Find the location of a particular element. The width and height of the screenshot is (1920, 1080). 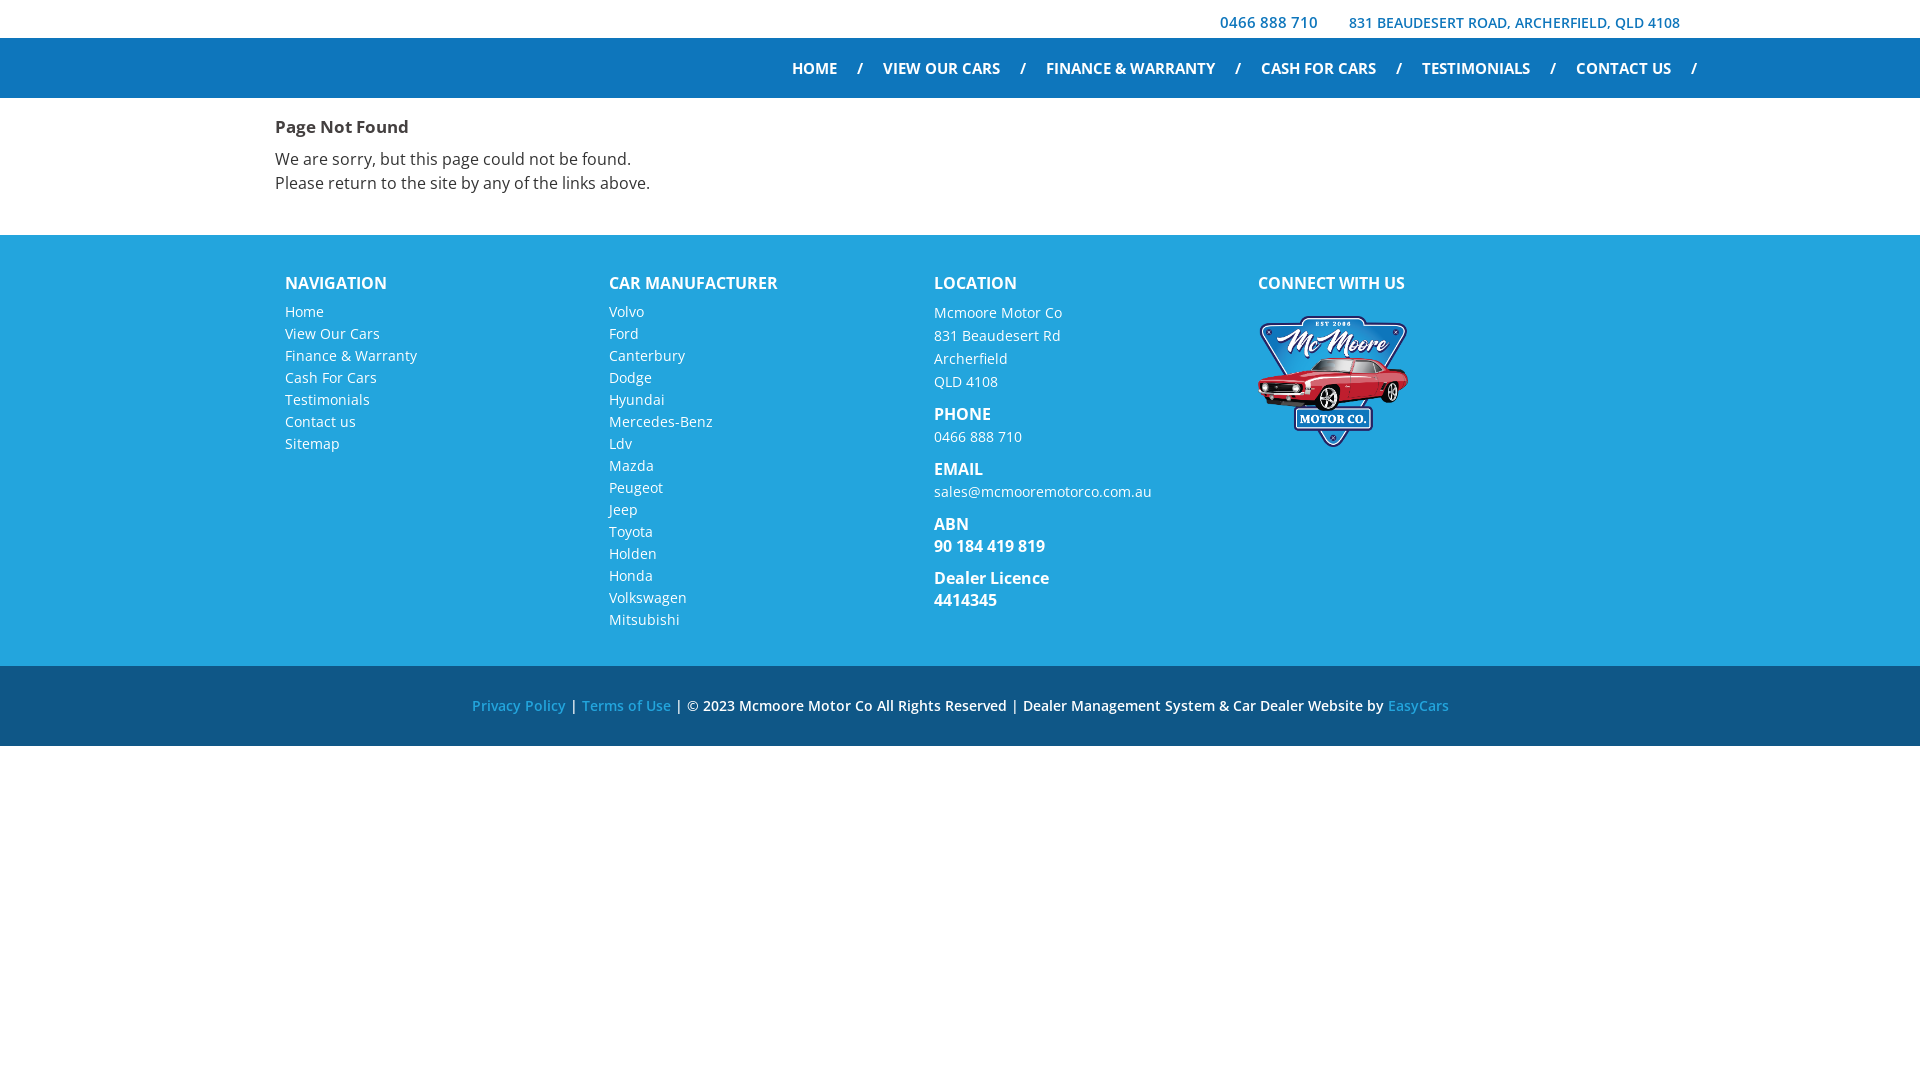

'Finance & Warranty' is located at coordinates (350, 354).